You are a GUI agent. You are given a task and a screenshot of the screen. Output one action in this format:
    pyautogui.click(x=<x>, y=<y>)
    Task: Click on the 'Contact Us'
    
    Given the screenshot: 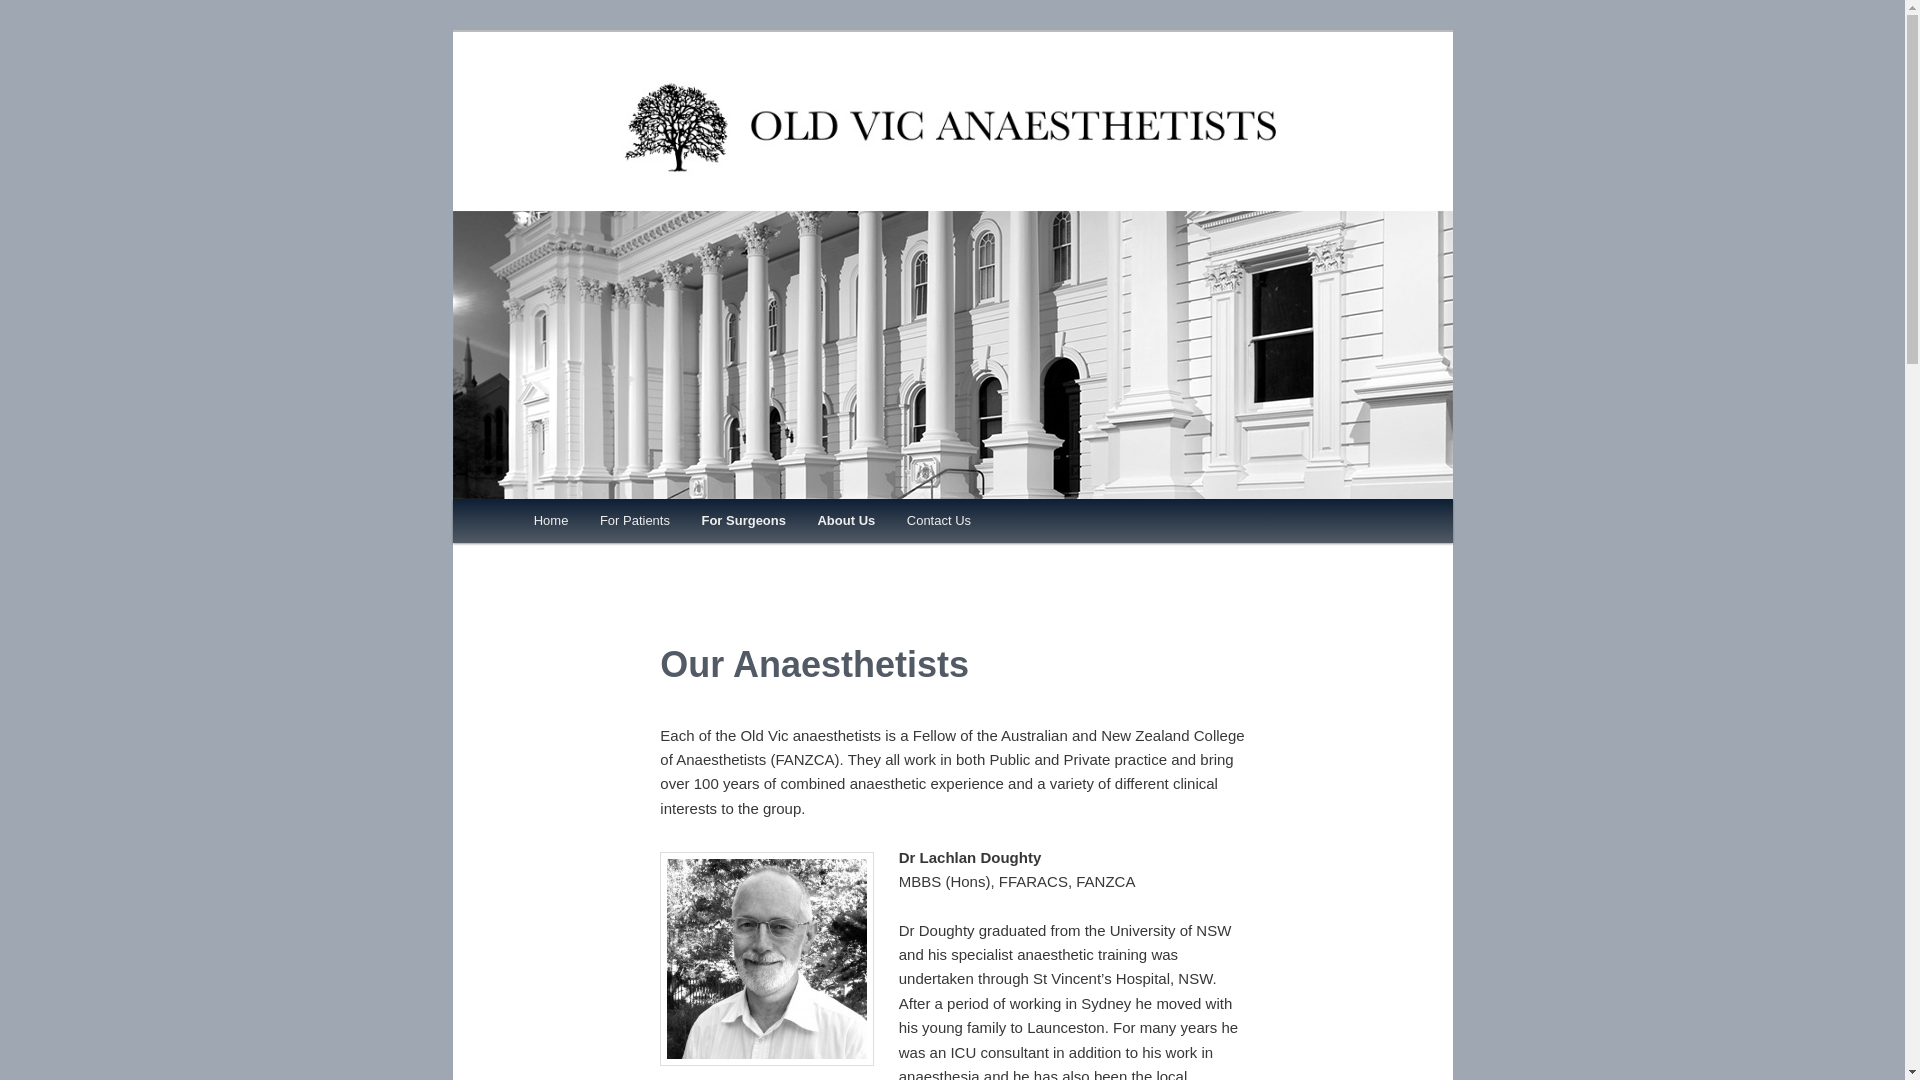 What is the action you would take?
    pyautogui.click(x=938, y=519)
    